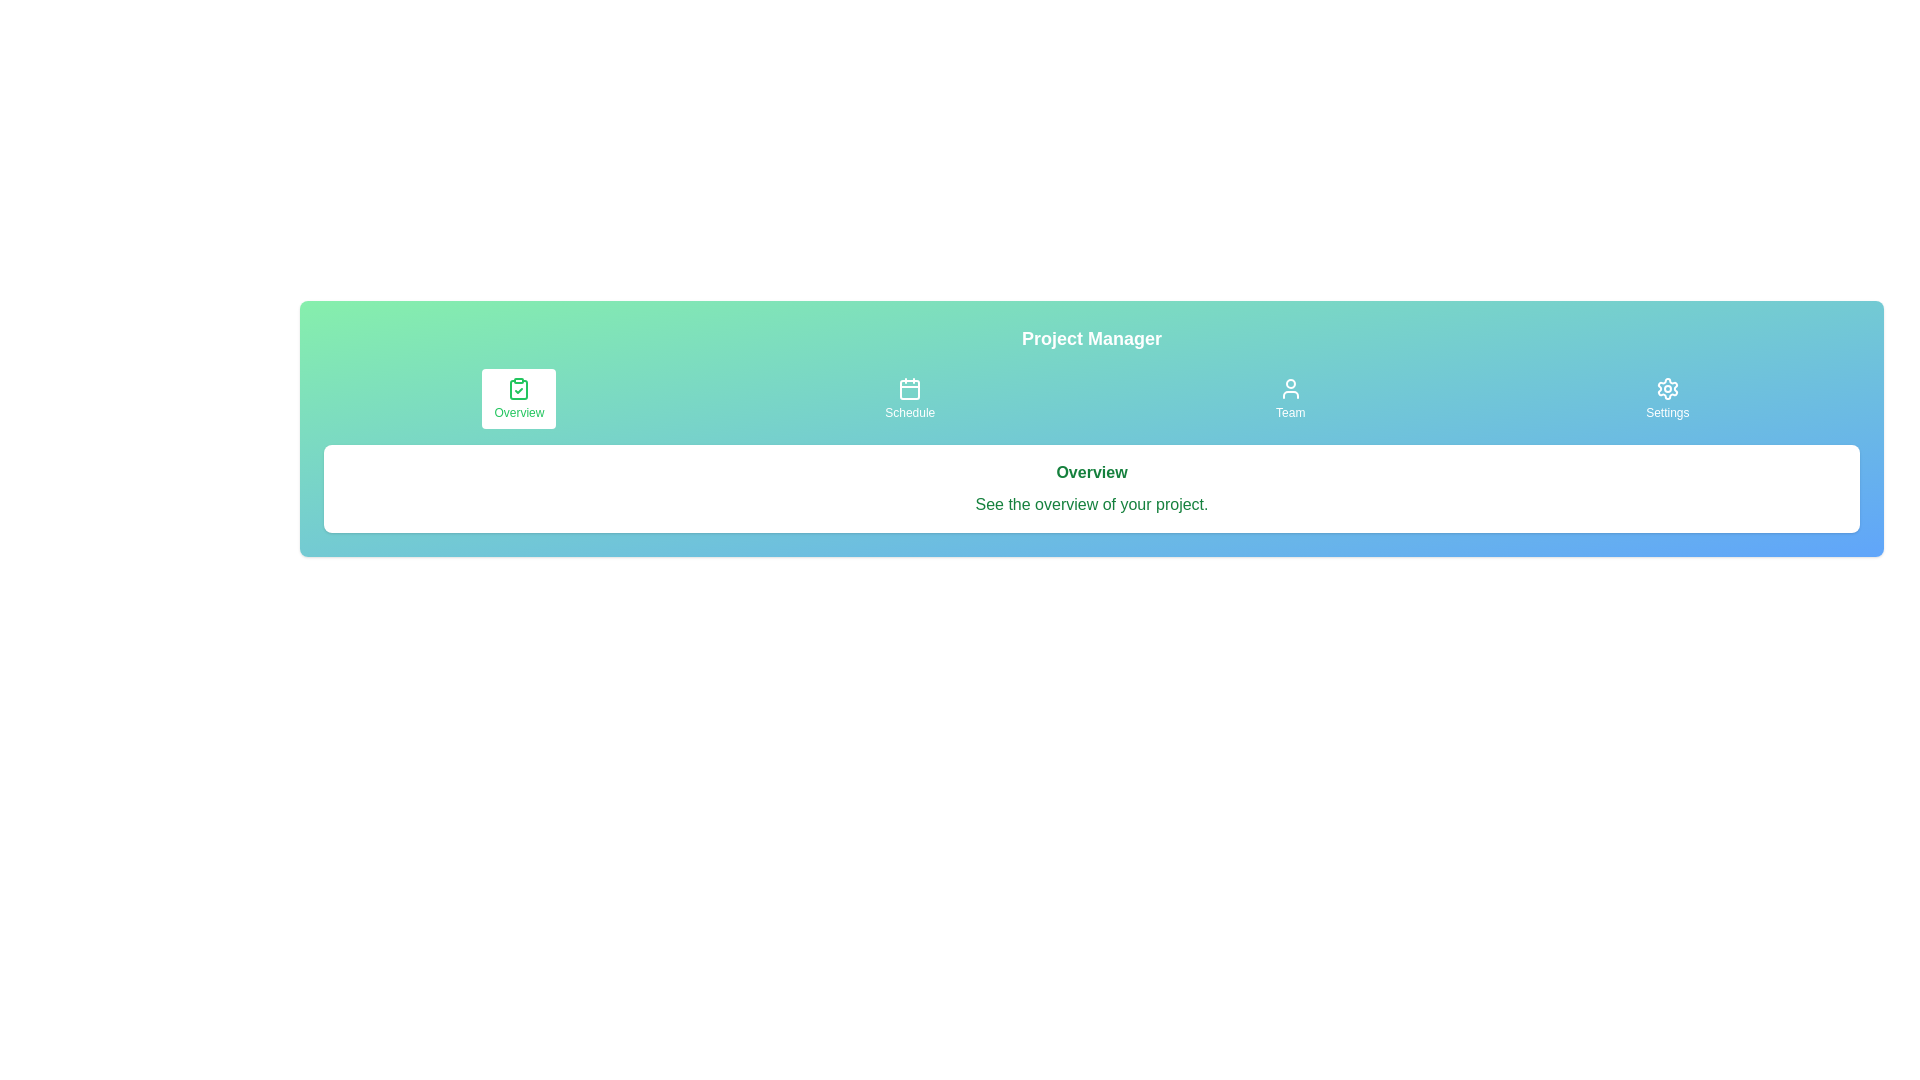  Describe the element at coordinates (1290, 389) in the screenshot. I see `the 'Team' button which features a minimalistic user icon outlined in white against a light blue circular background, located centrally in the navigation bar between the 'Schedule' and 'Settings' buttons` at that location.